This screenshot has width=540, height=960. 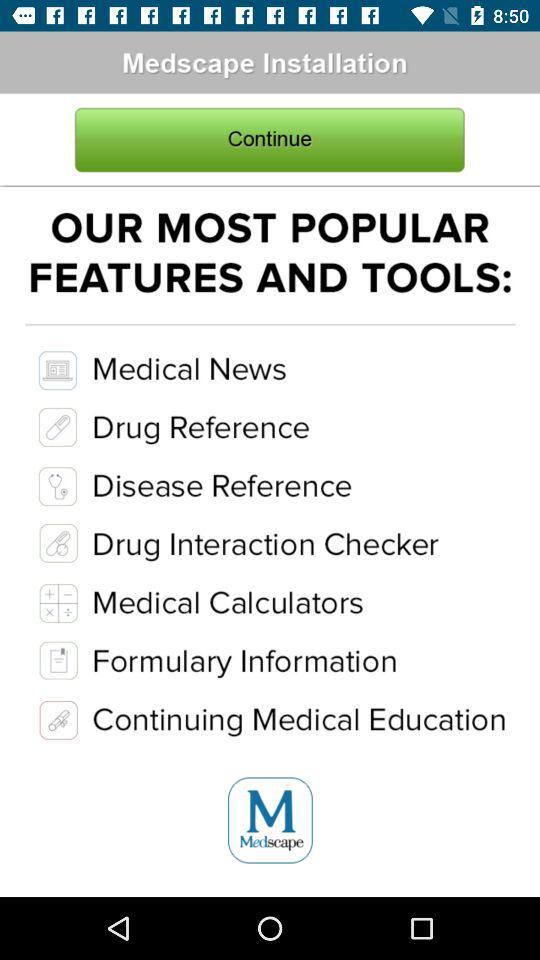 I want to click on continue, so click(x=269, y=139).